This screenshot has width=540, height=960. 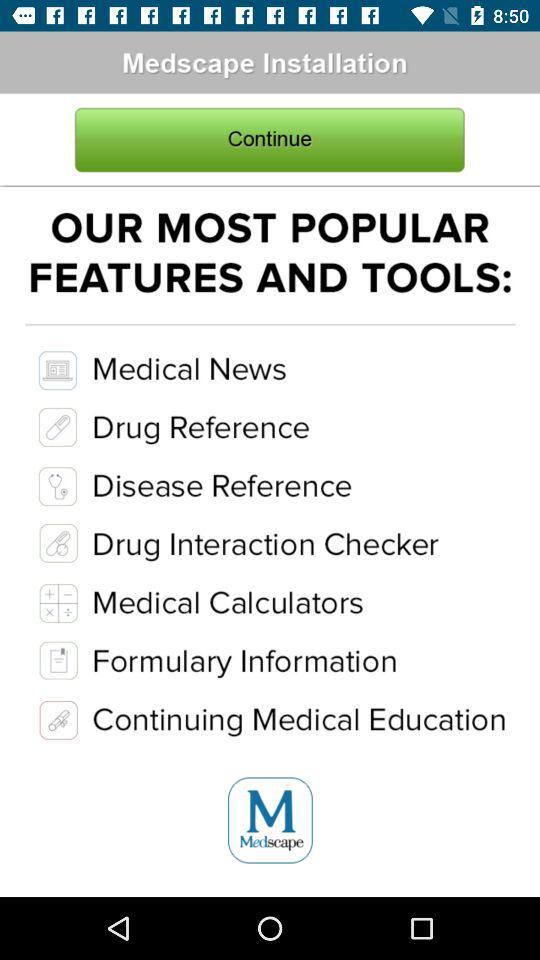 I want to click on continue, so click(x=269, y=139).